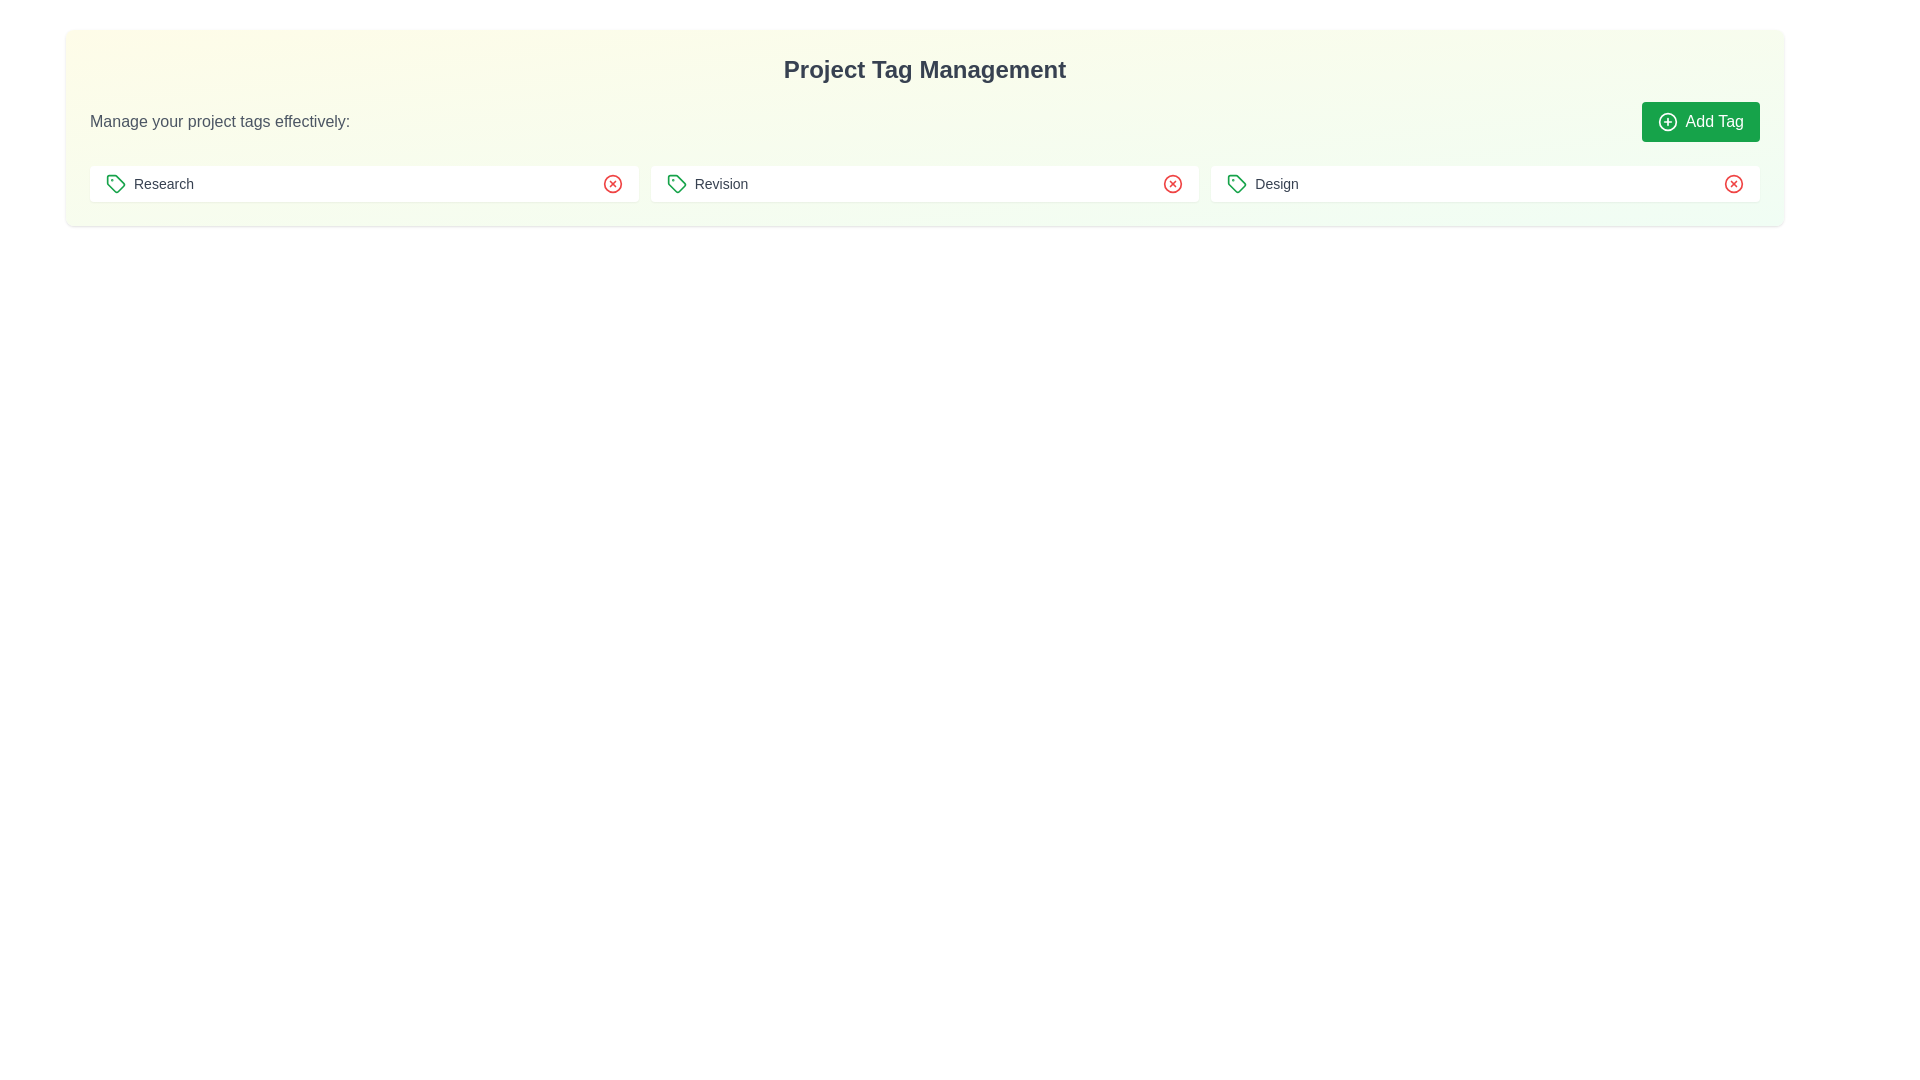  What do you see at coordinates (1236, 184) in the screenshot?
I see `the green tag icon representing 'Design' in the 'Project Tag Management' section, which is located adjacent to the labels for 'Research' and 'Revision'` at bounding box center [1236, 184].